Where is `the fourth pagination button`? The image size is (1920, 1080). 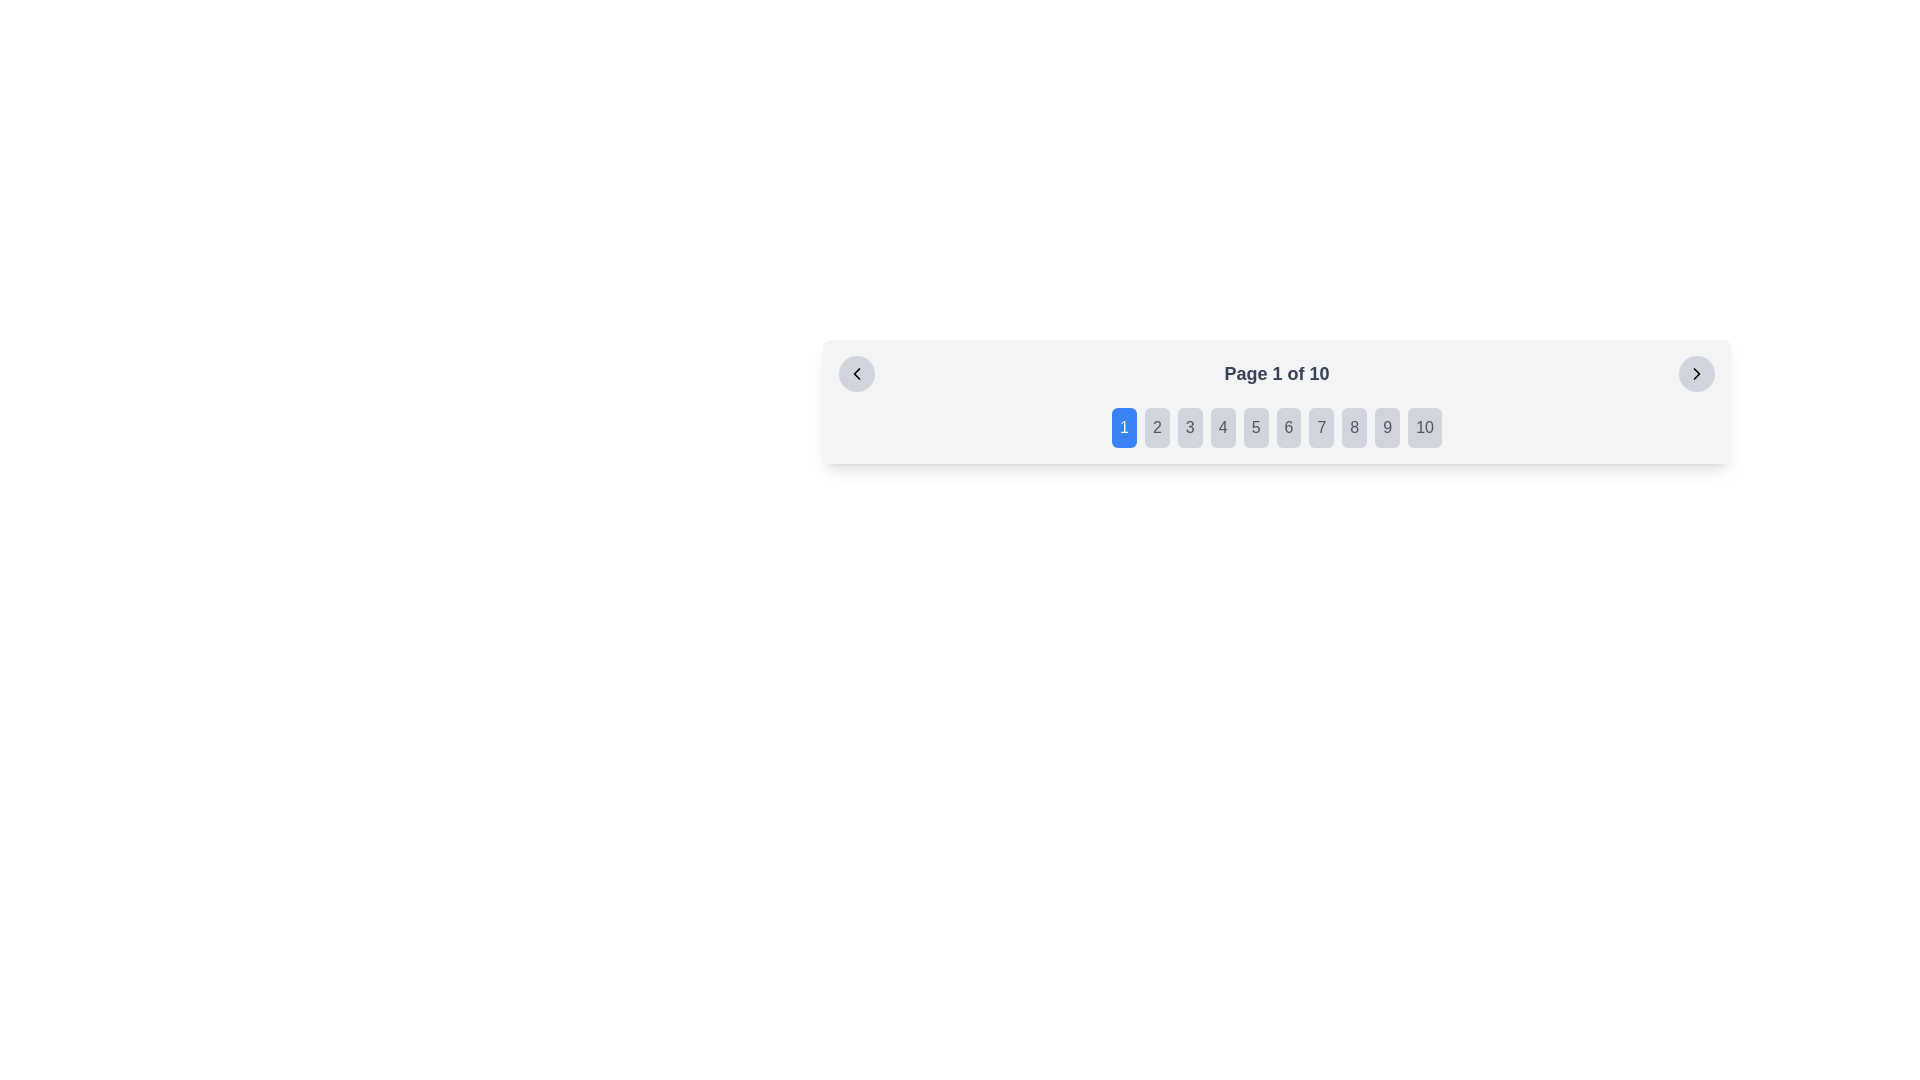 the fourth pagination button is located at coordinates (1222, 427).